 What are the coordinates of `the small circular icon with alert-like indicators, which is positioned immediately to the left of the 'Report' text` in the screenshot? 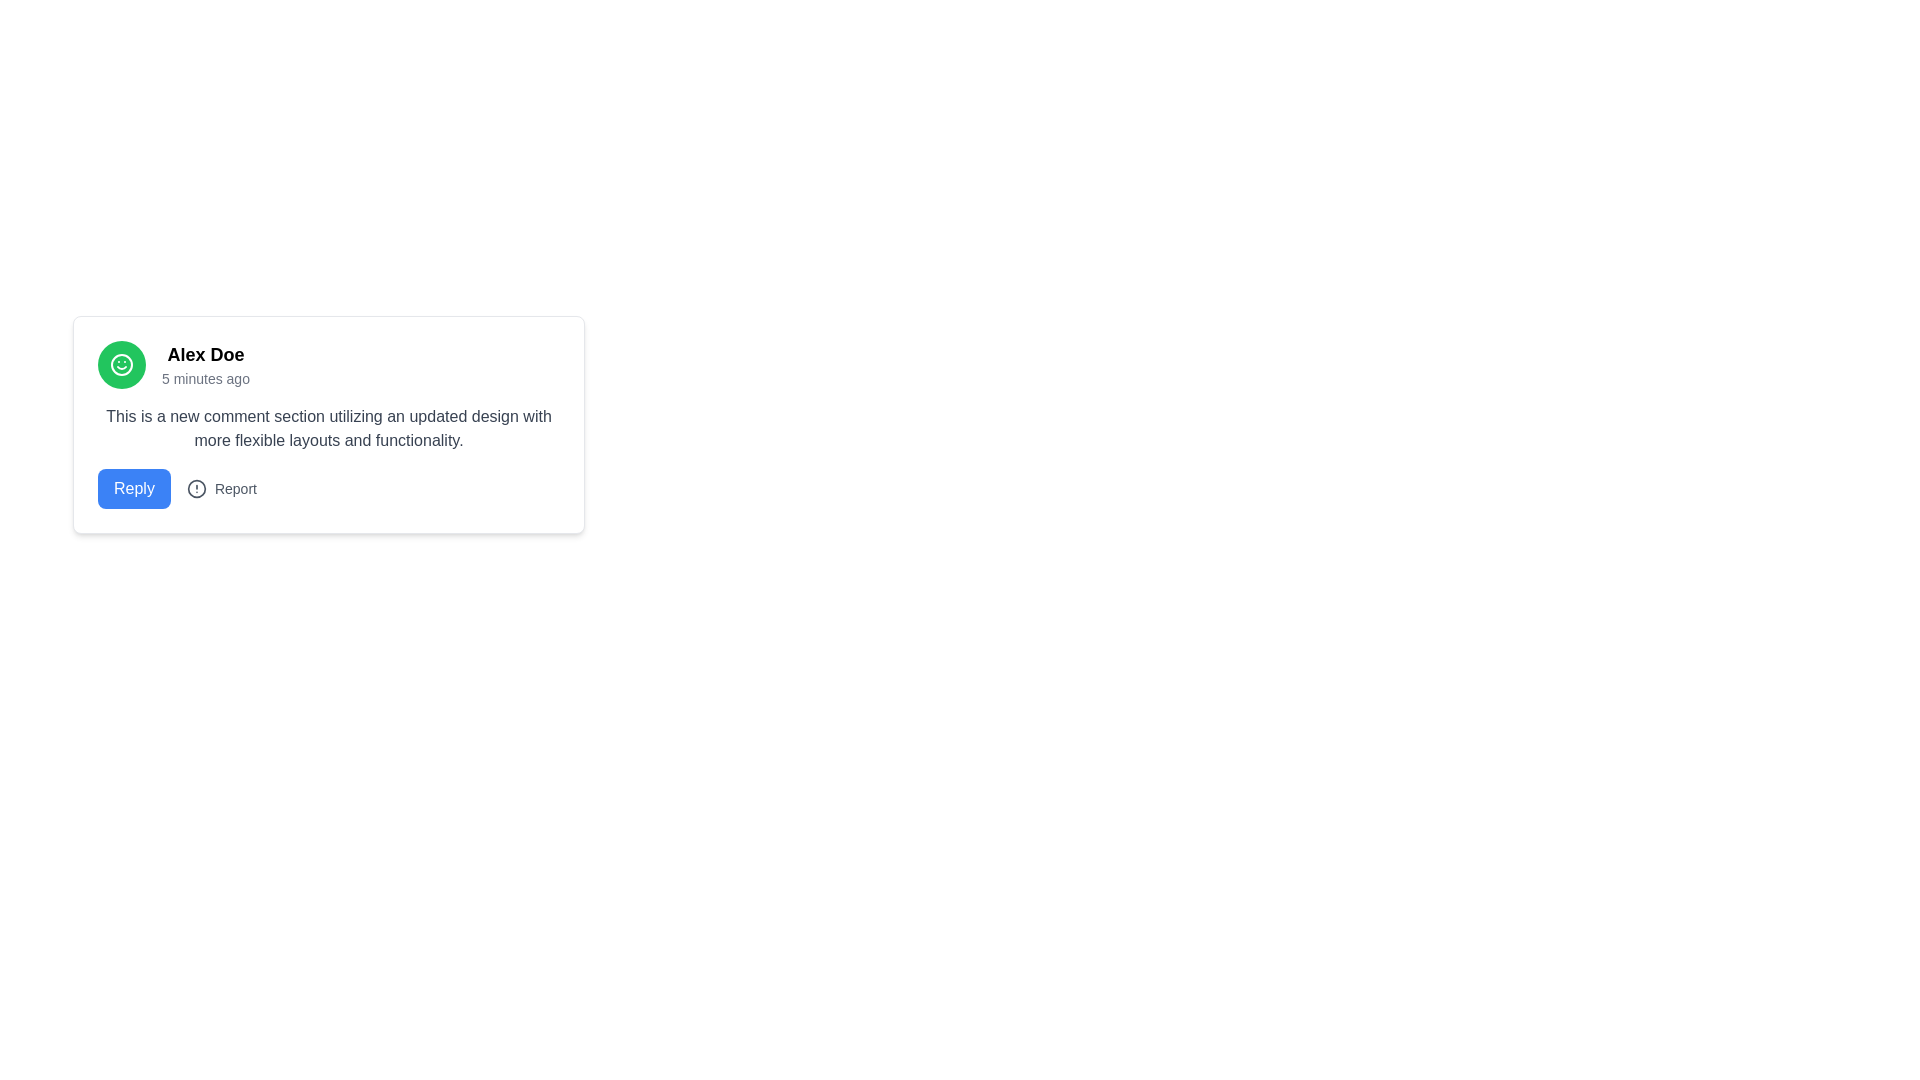 It's located at (196, 489).